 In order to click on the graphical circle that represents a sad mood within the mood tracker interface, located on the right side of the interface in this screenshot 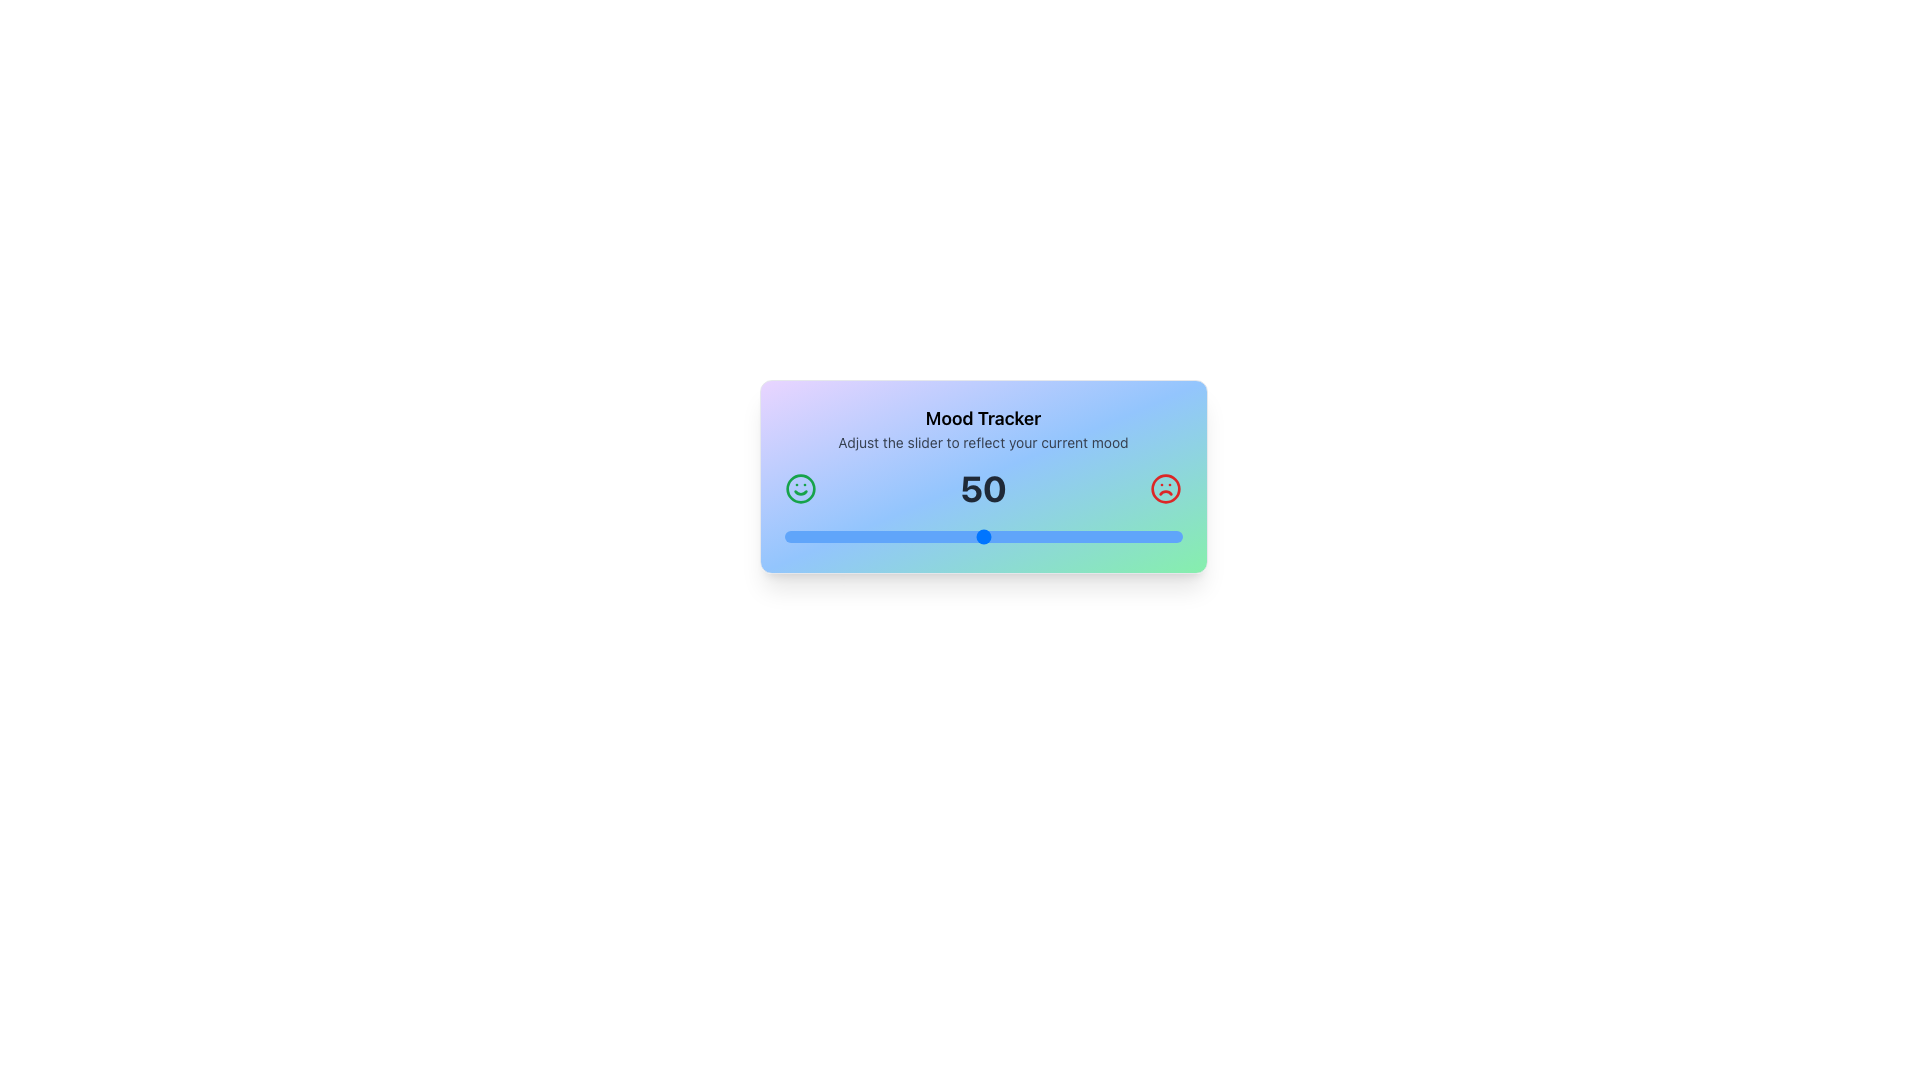, I will do `click(1166, 489)`.